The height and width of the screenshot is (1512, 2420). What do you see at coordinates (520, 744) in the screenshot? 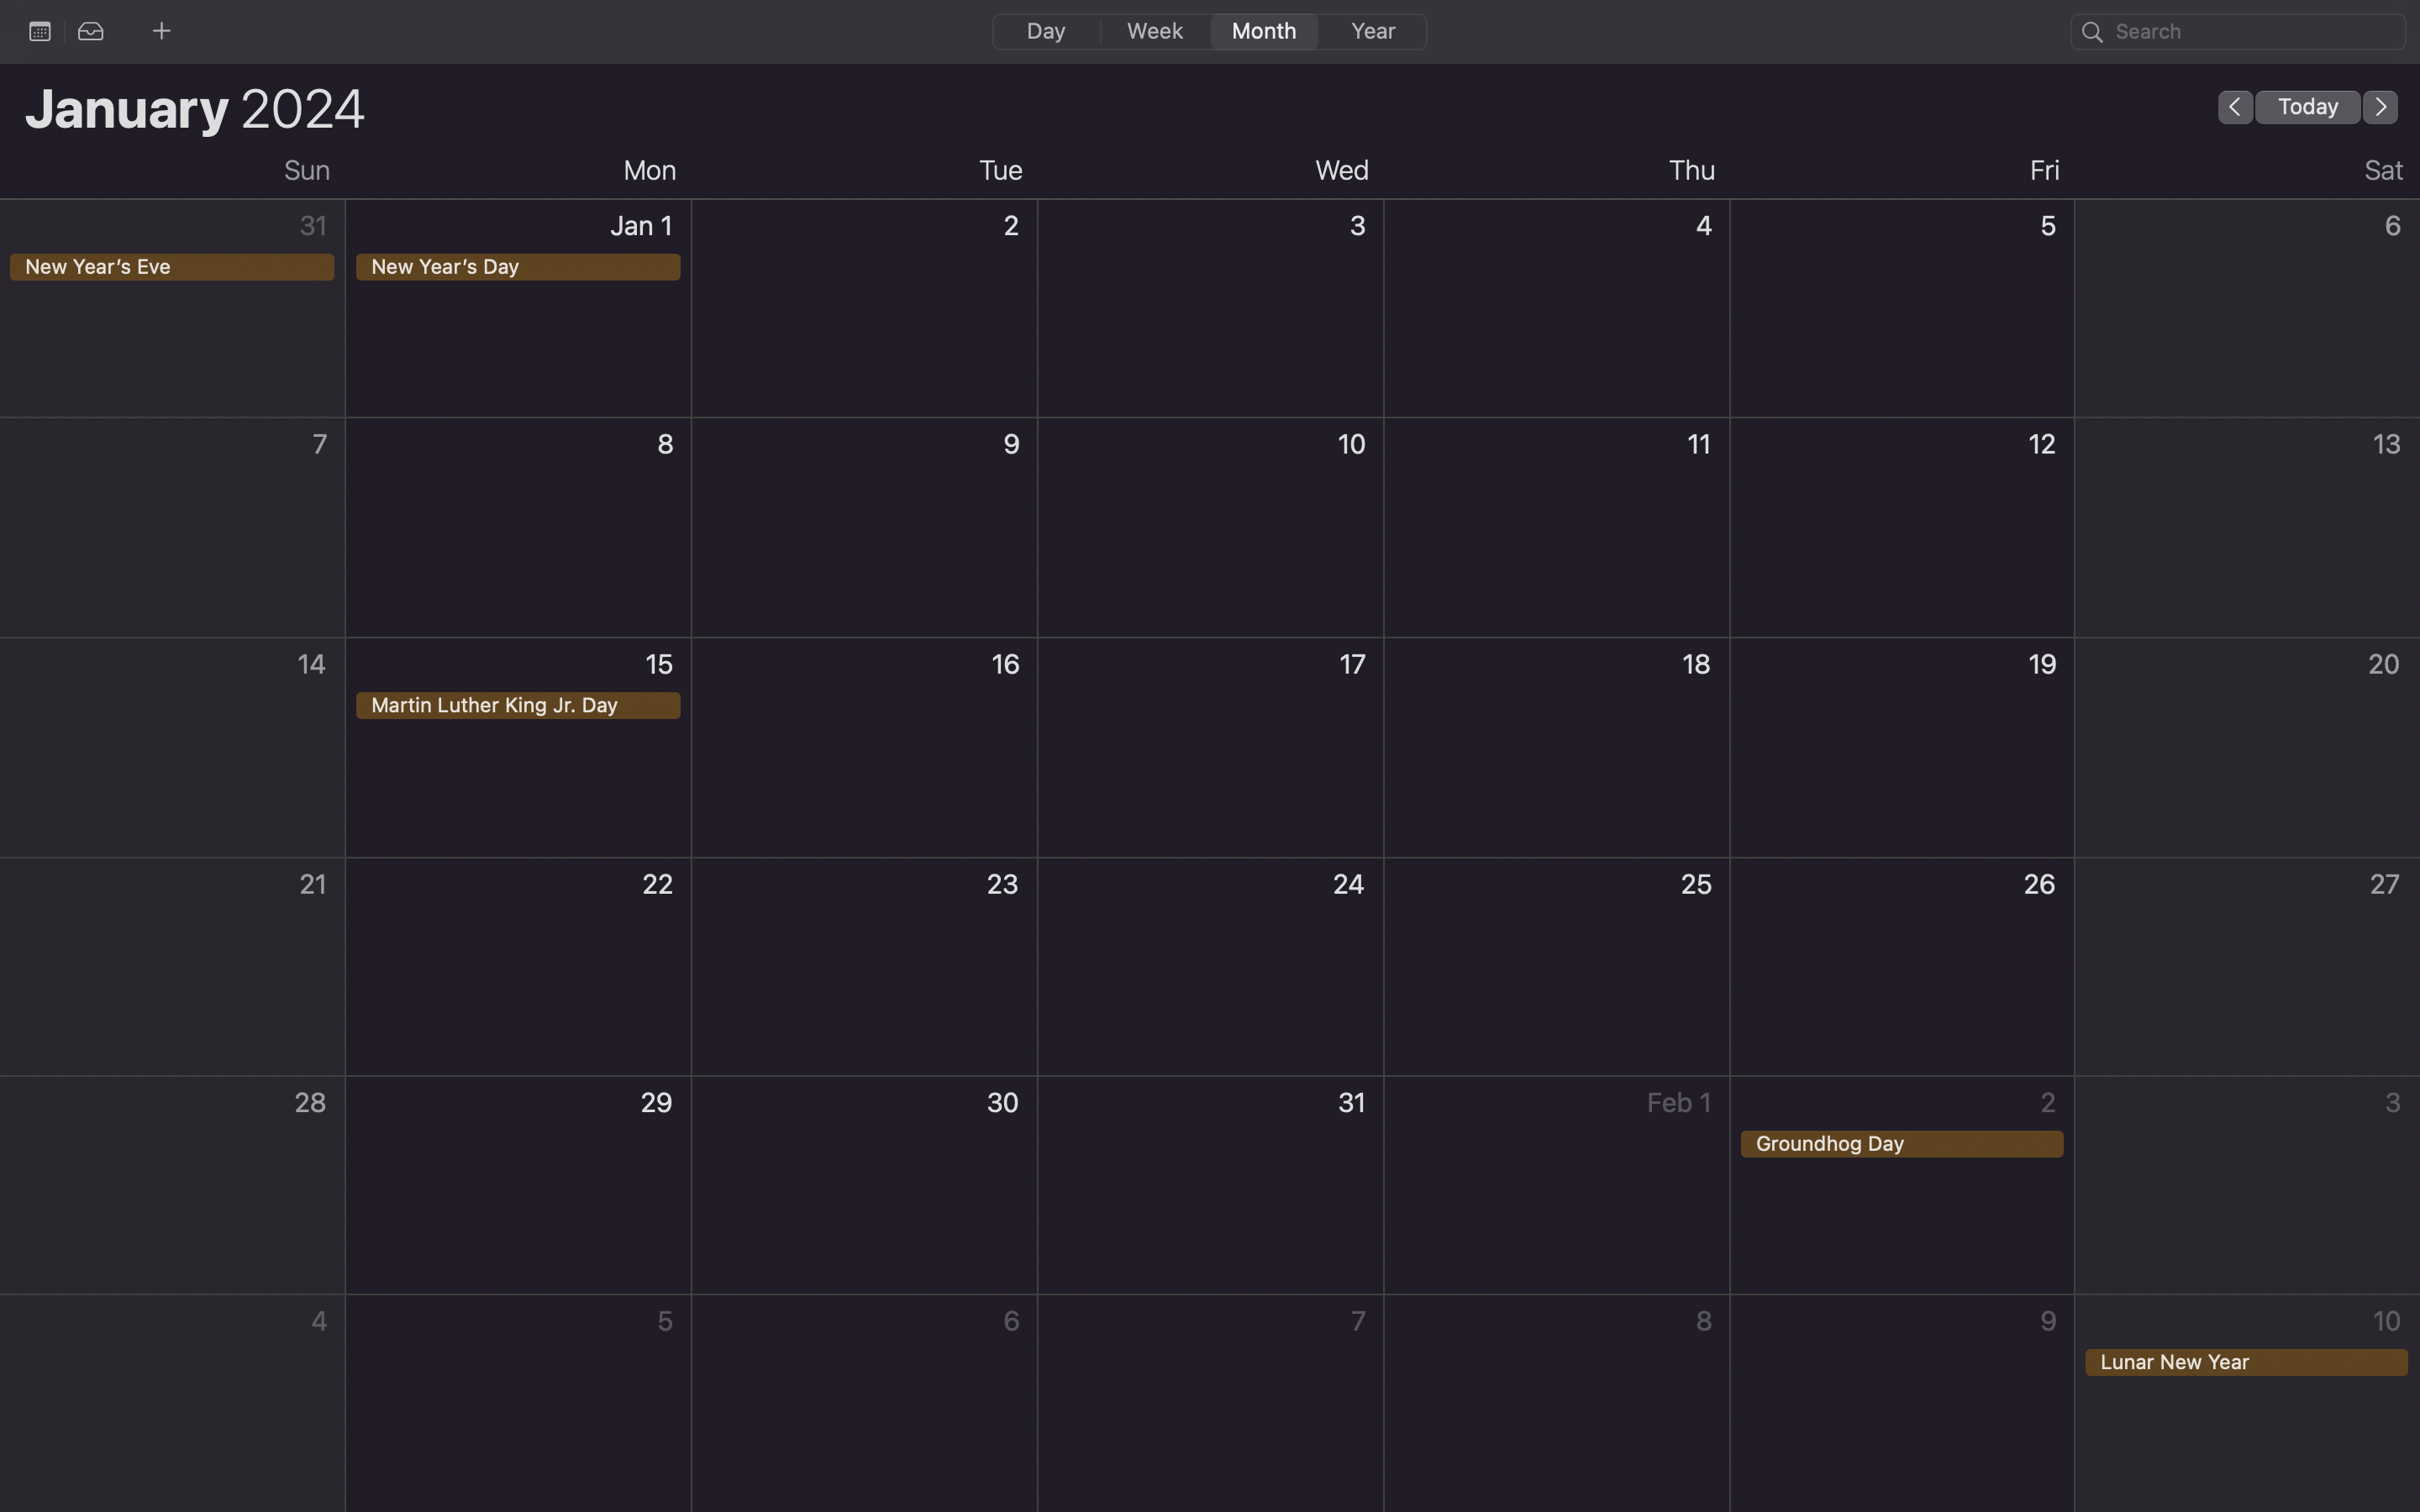
I see `Organize an event on Martin Luther King Jr Day` at bounding box center [520, 744].